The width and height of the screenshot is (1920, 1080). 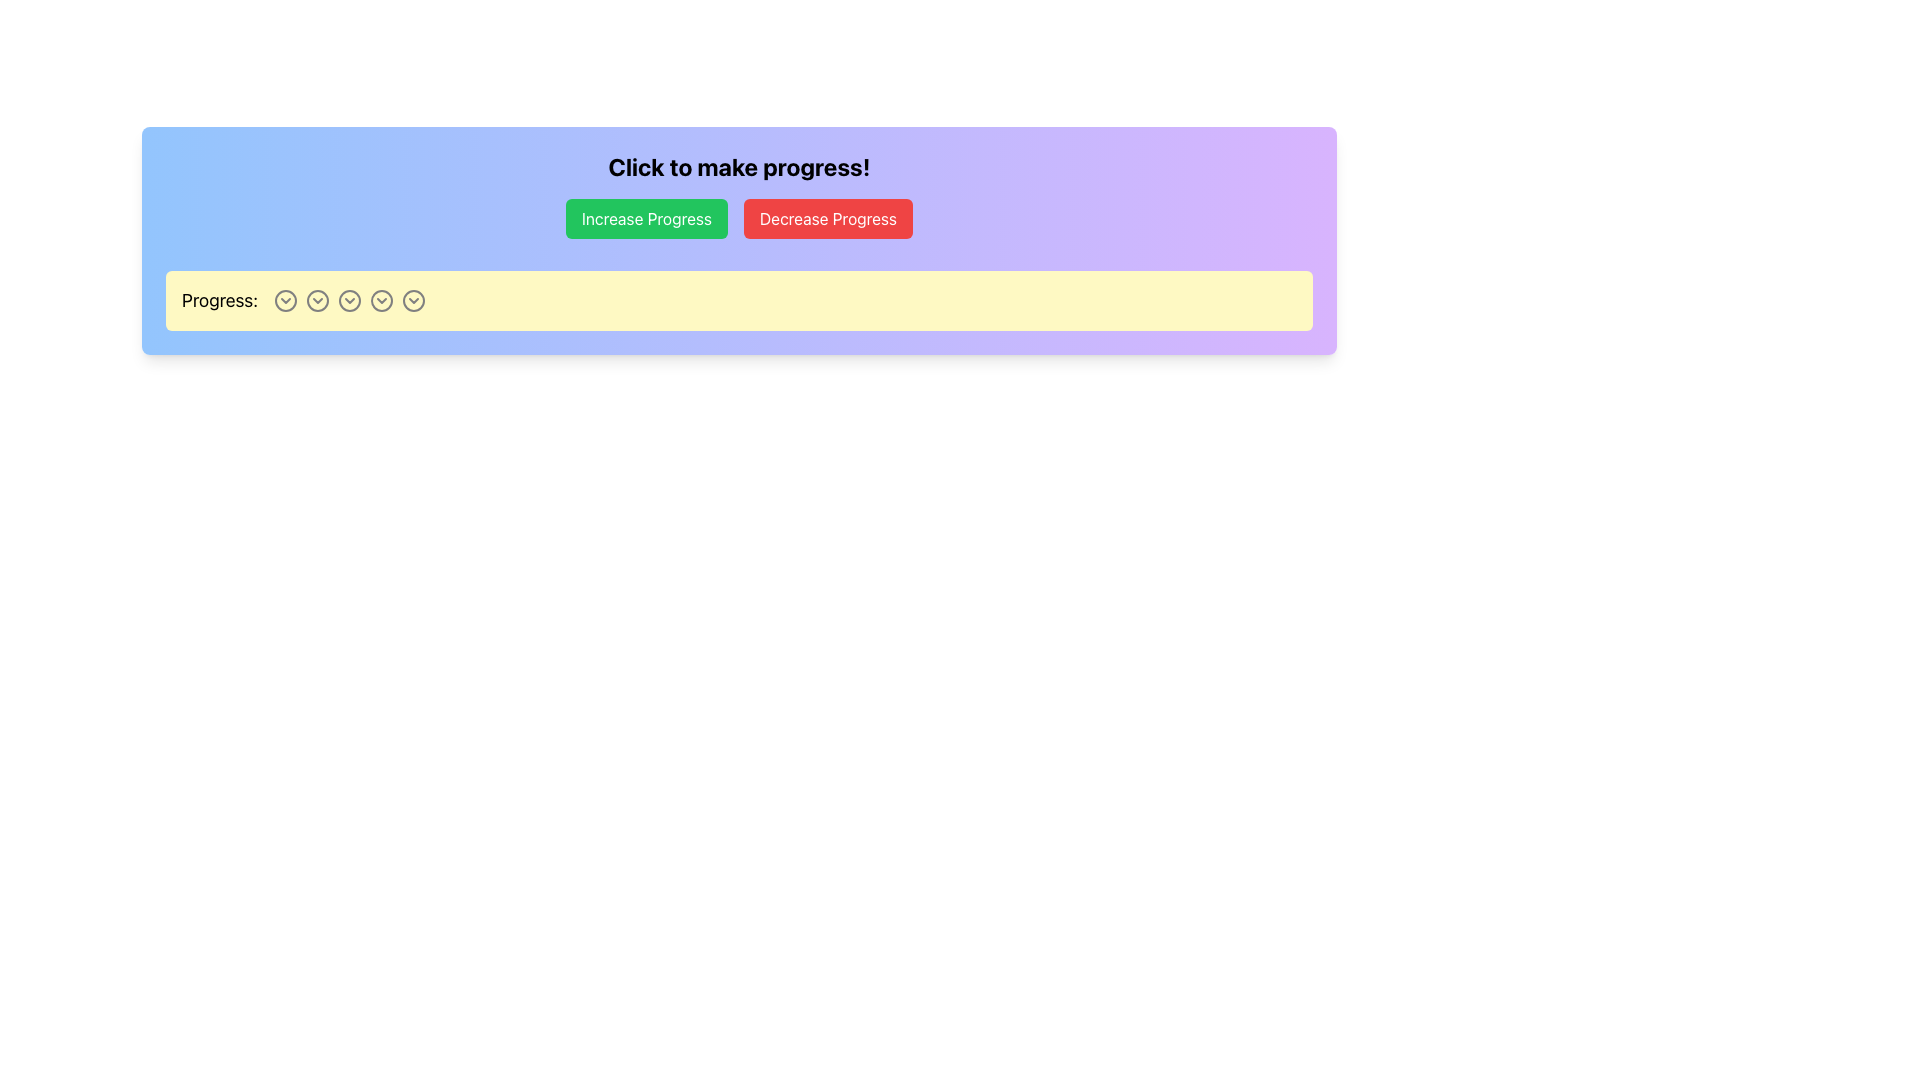 I want to click on the circular icon button with a gray outline and downward chevron, so click(x=285, y=300).